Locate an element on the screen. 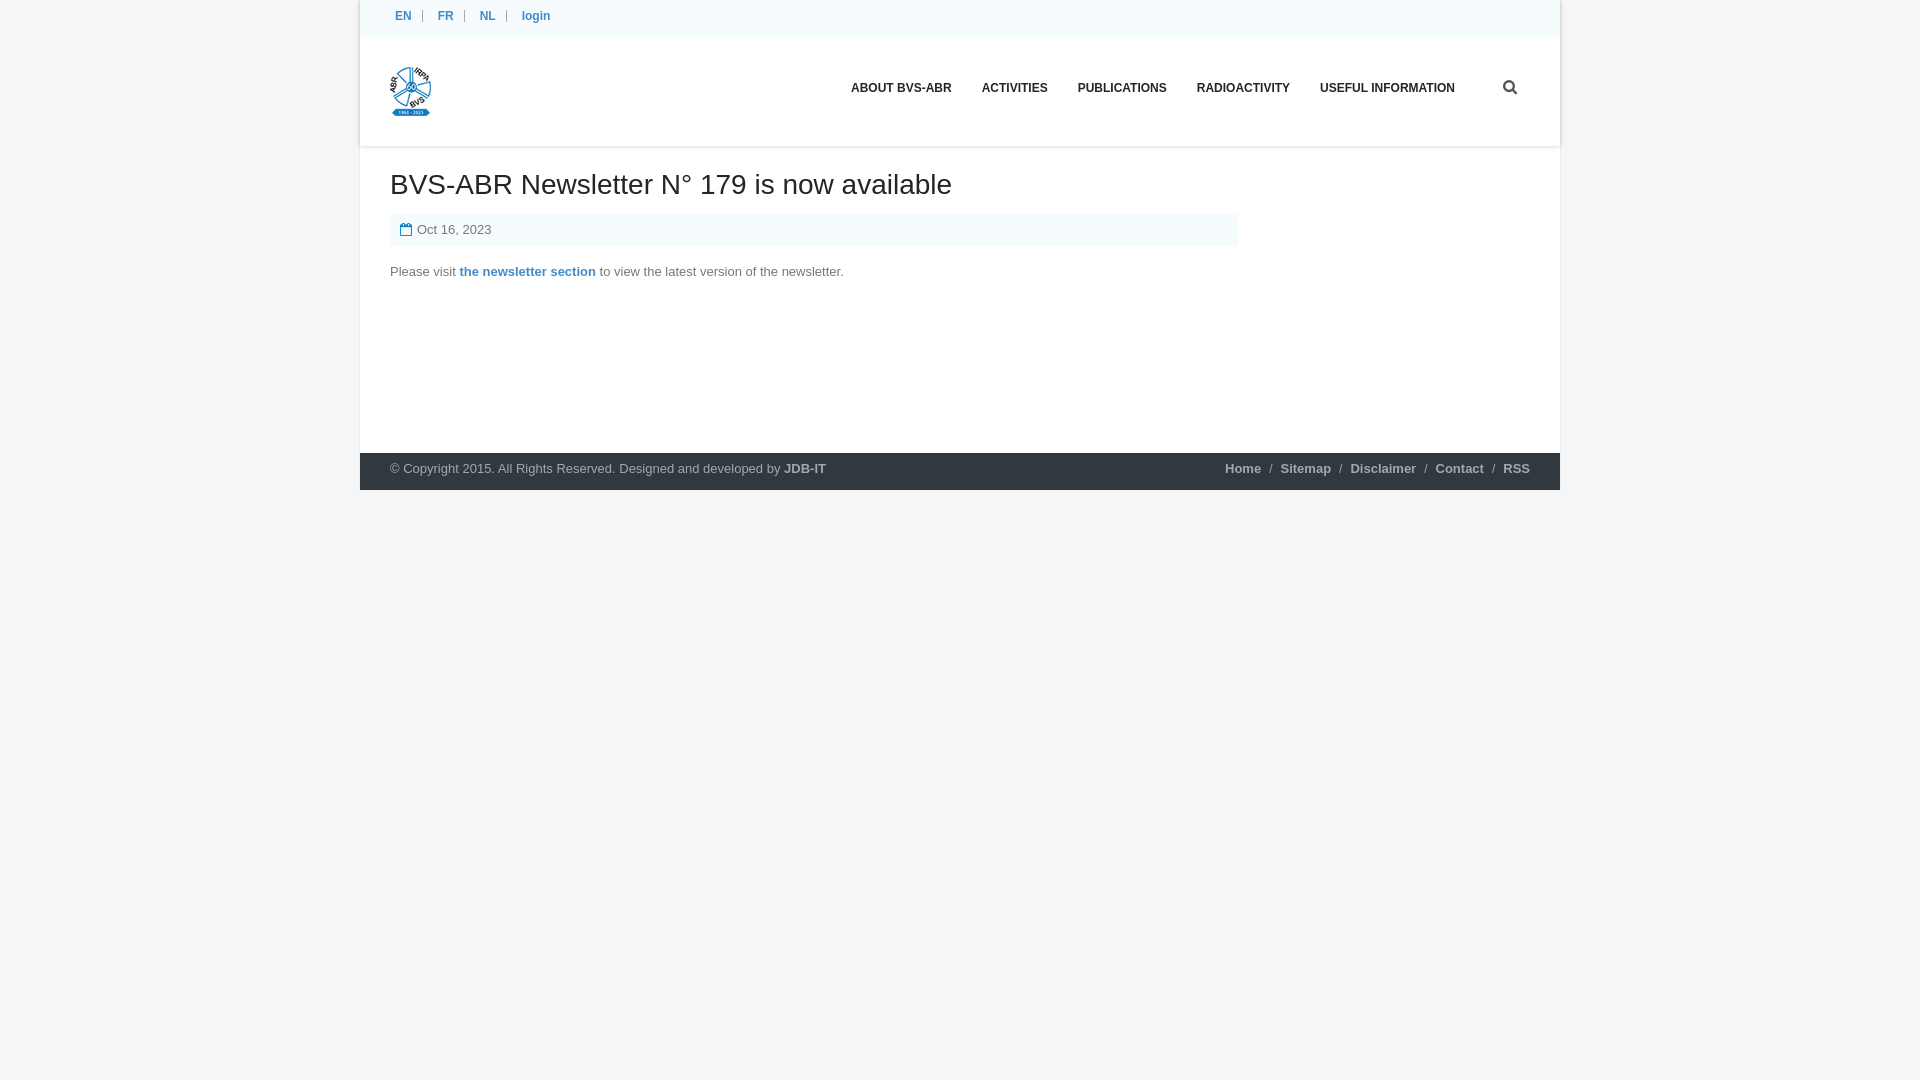 Image resolution: width=1920 pixels, height=1080 pixels. 'Sitemap' is located at coordinates (1305, 468).